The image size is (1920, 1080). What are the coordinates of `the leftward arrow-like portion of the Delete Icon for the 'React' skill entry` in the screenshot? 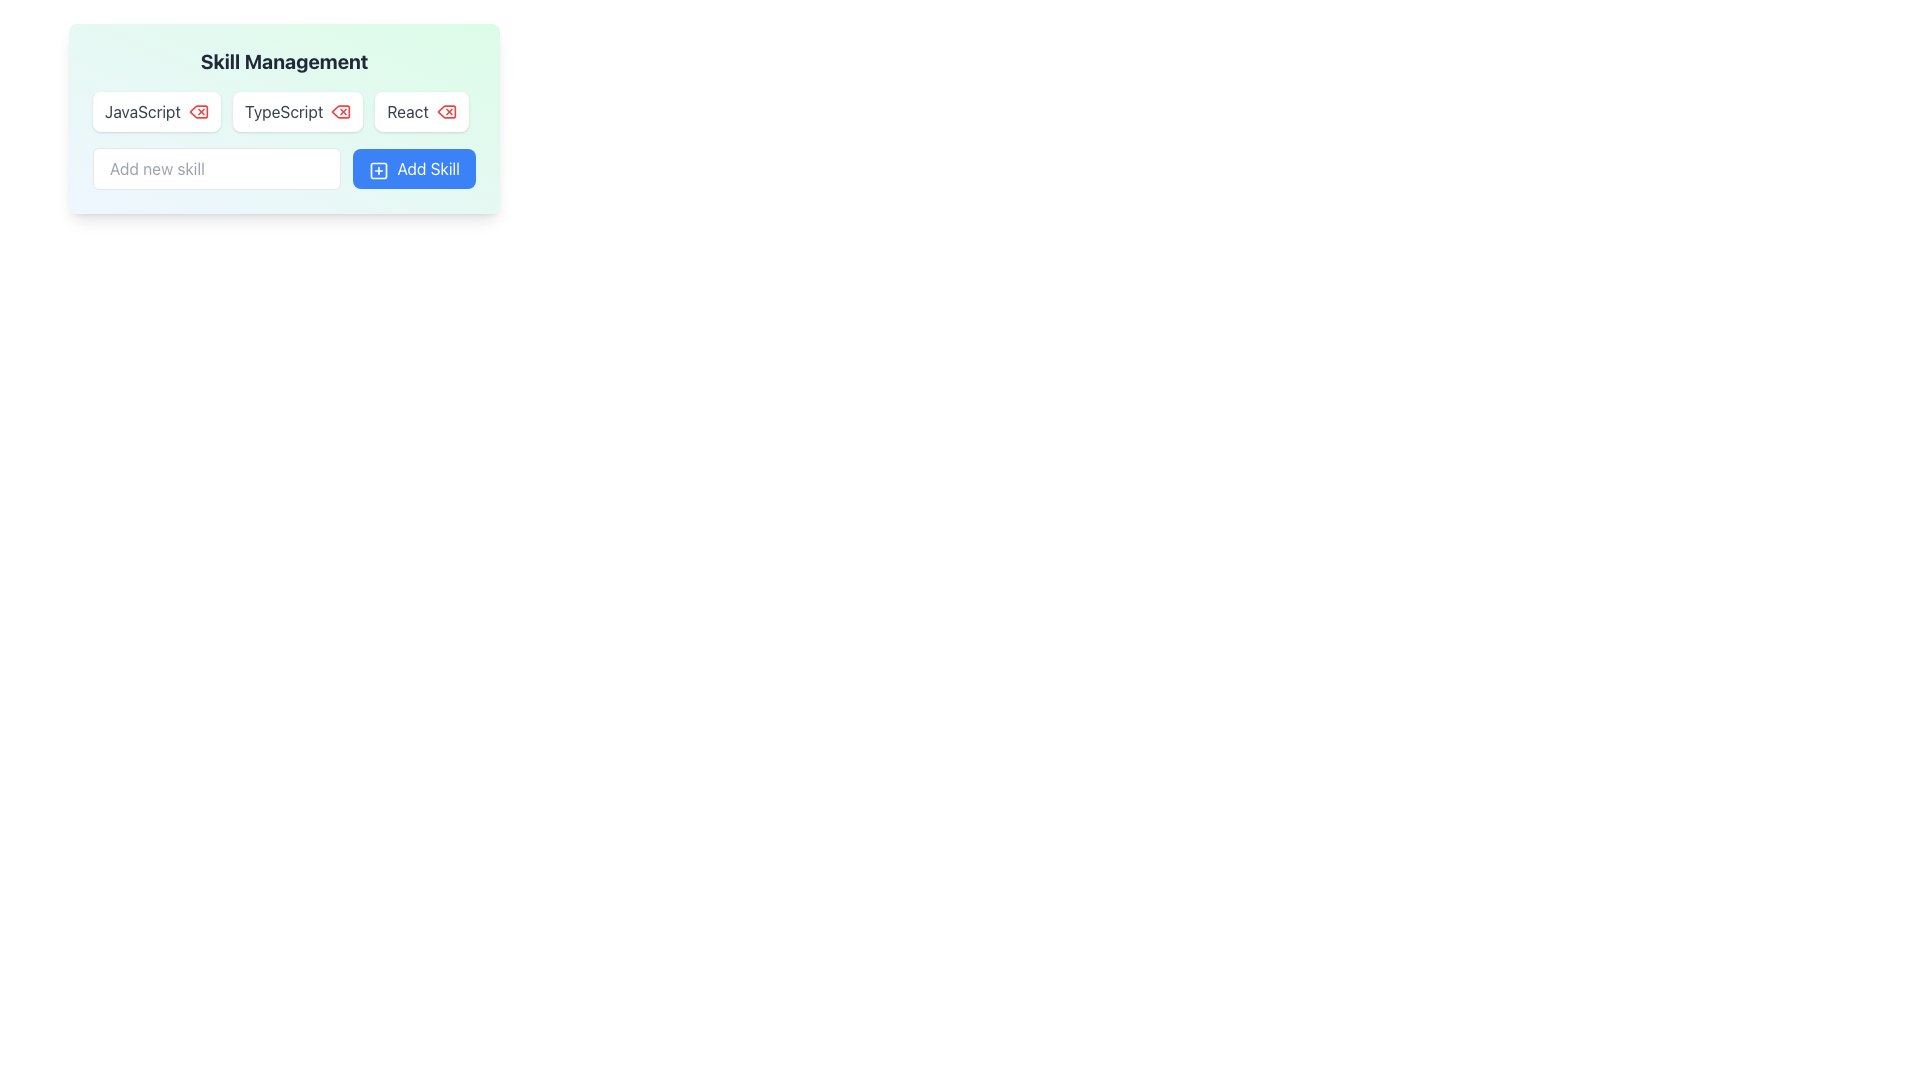 It's located at (445, 111).